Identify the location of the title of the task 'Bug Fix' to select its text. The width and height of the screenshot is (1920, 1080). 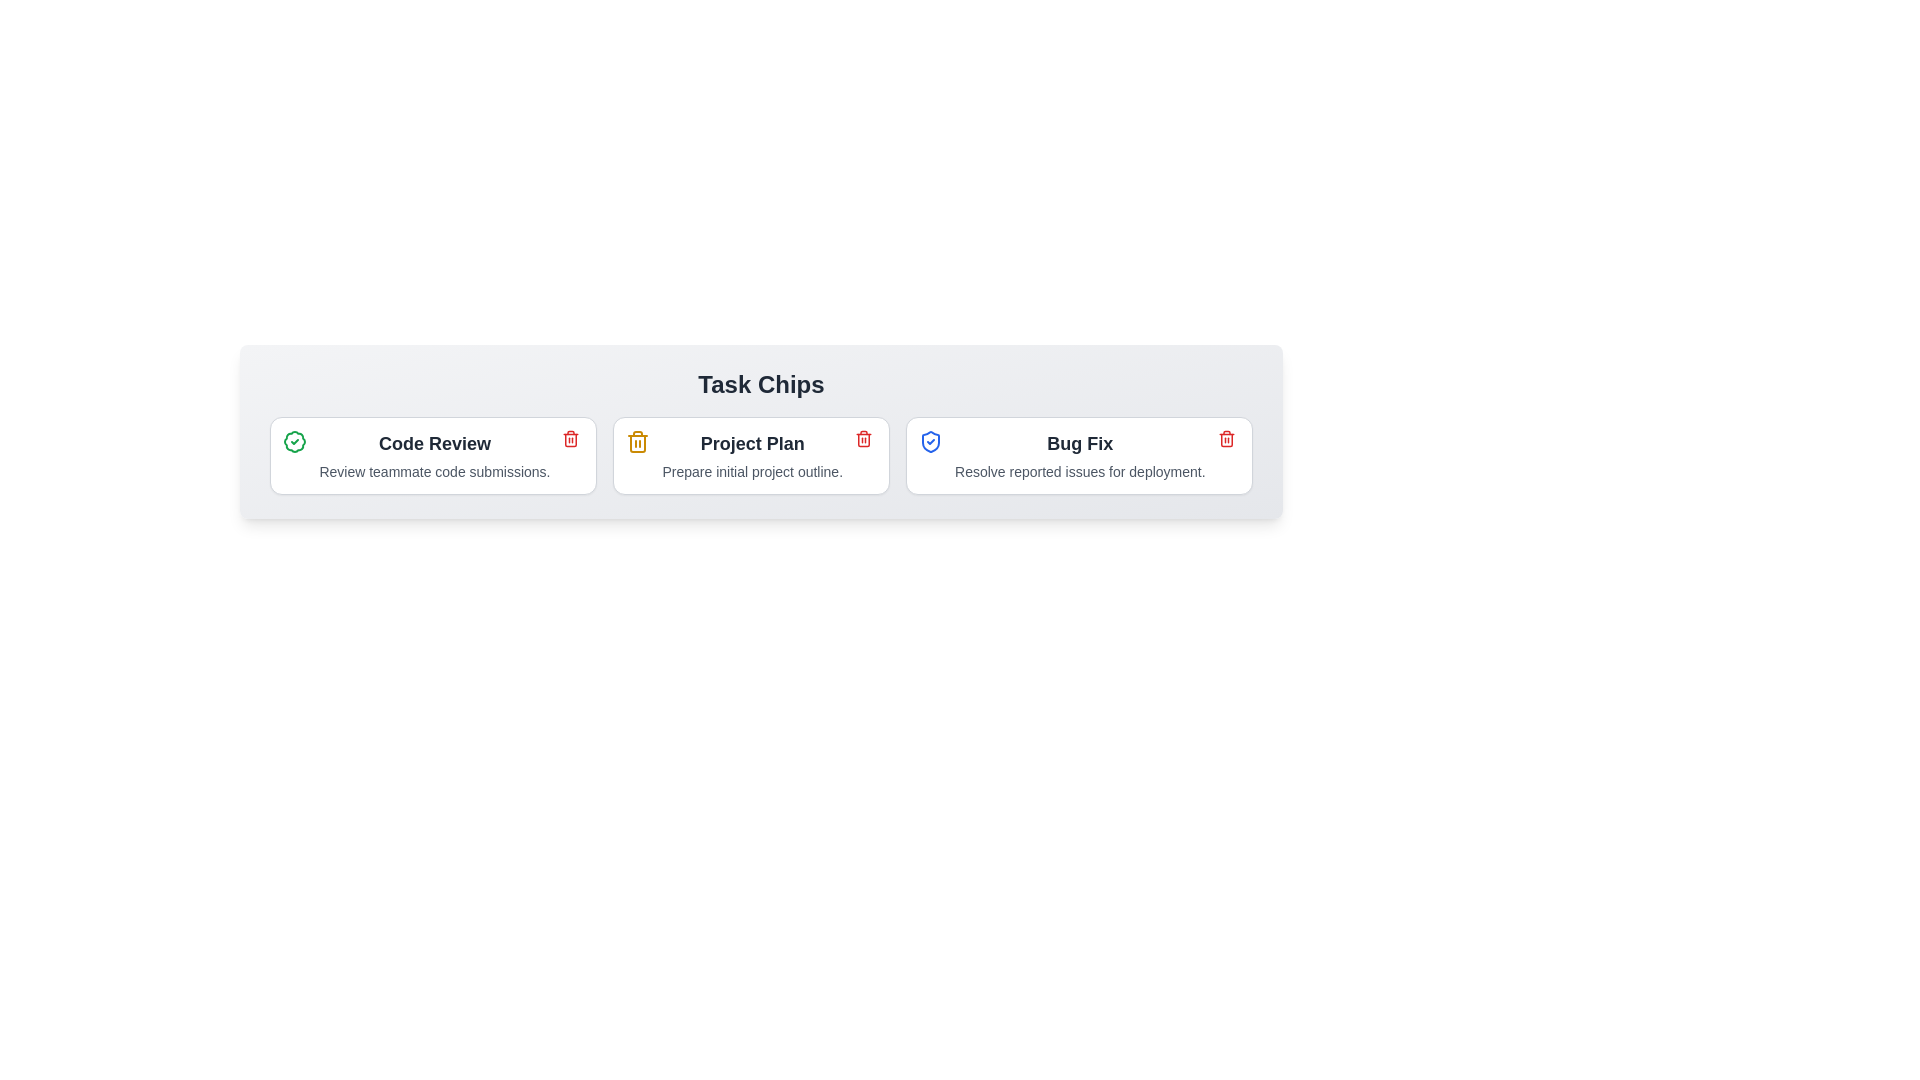
(1079, 442).